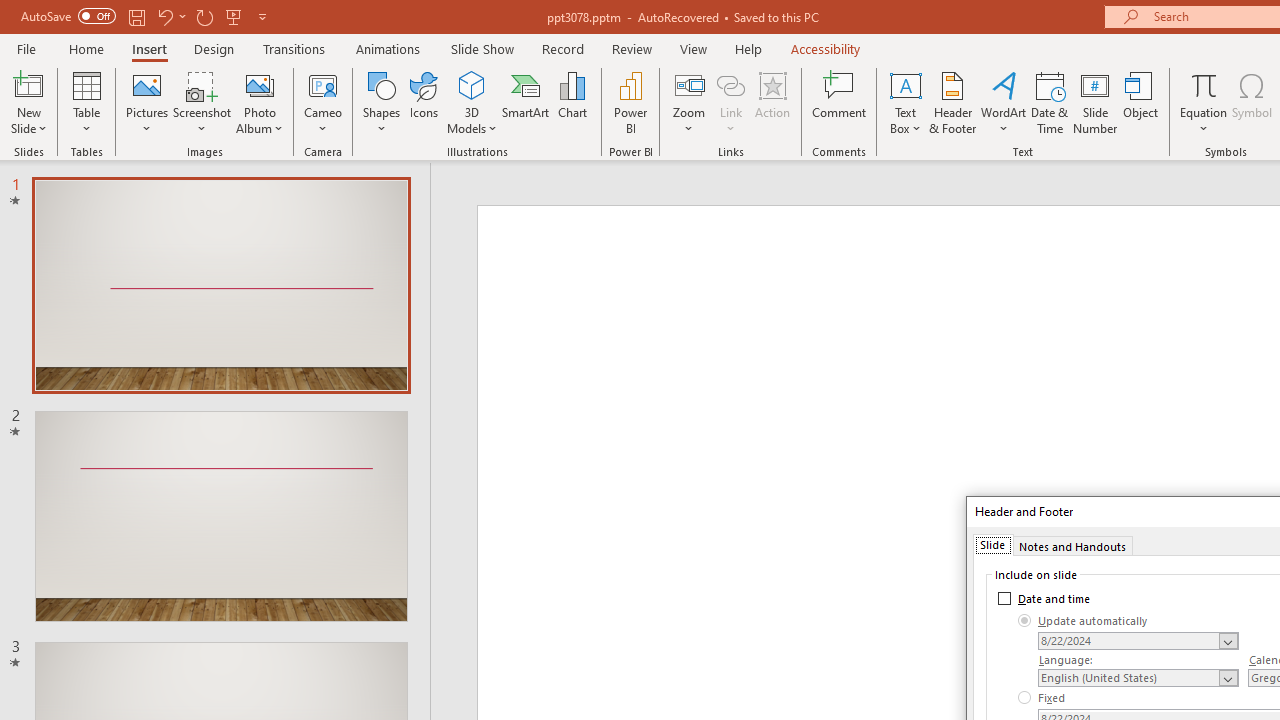  I want to click on 'Object...', so click(1141, 103).